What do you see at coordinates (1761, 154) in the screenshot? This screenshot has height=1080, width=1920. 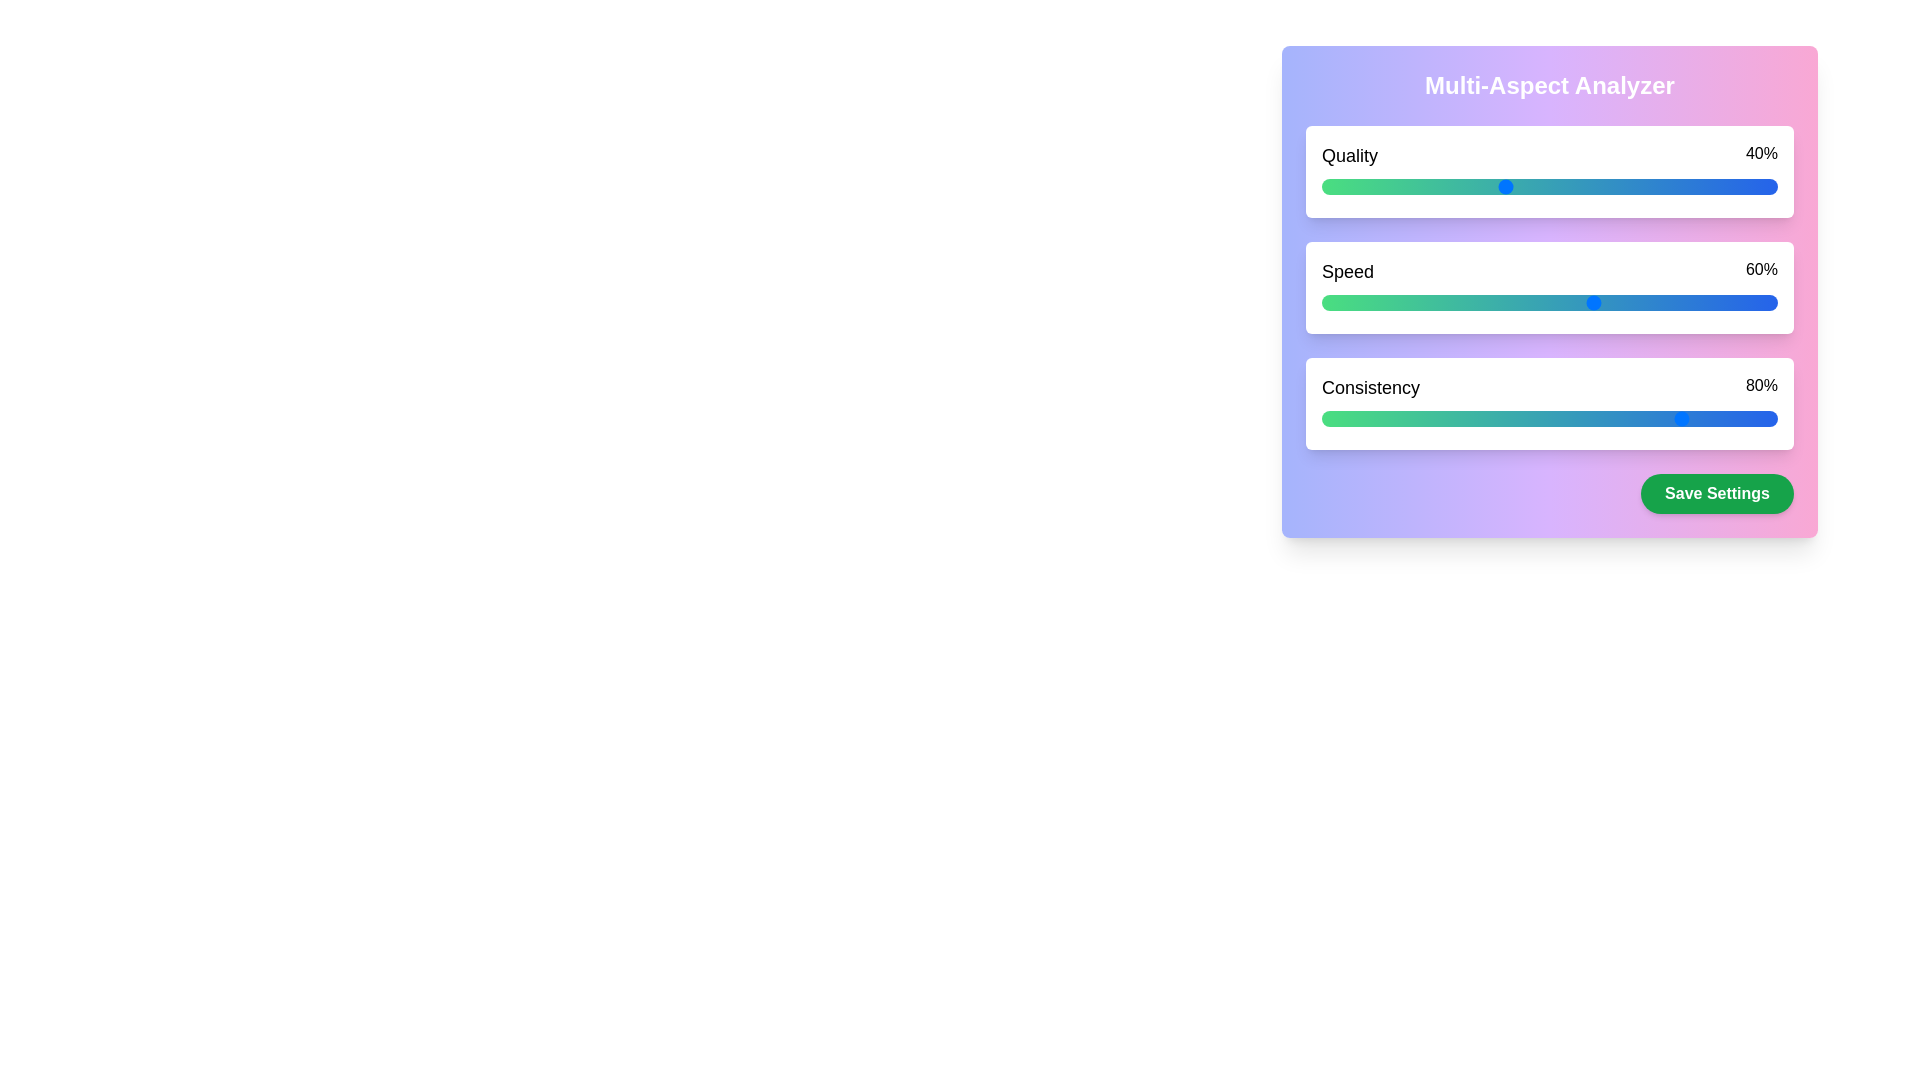 I see `or read the informational label displaying the current percentage value of the 'Quality' metric, located to the far right of the 'Quality' progress bar` at bounding box center [1761, 154].